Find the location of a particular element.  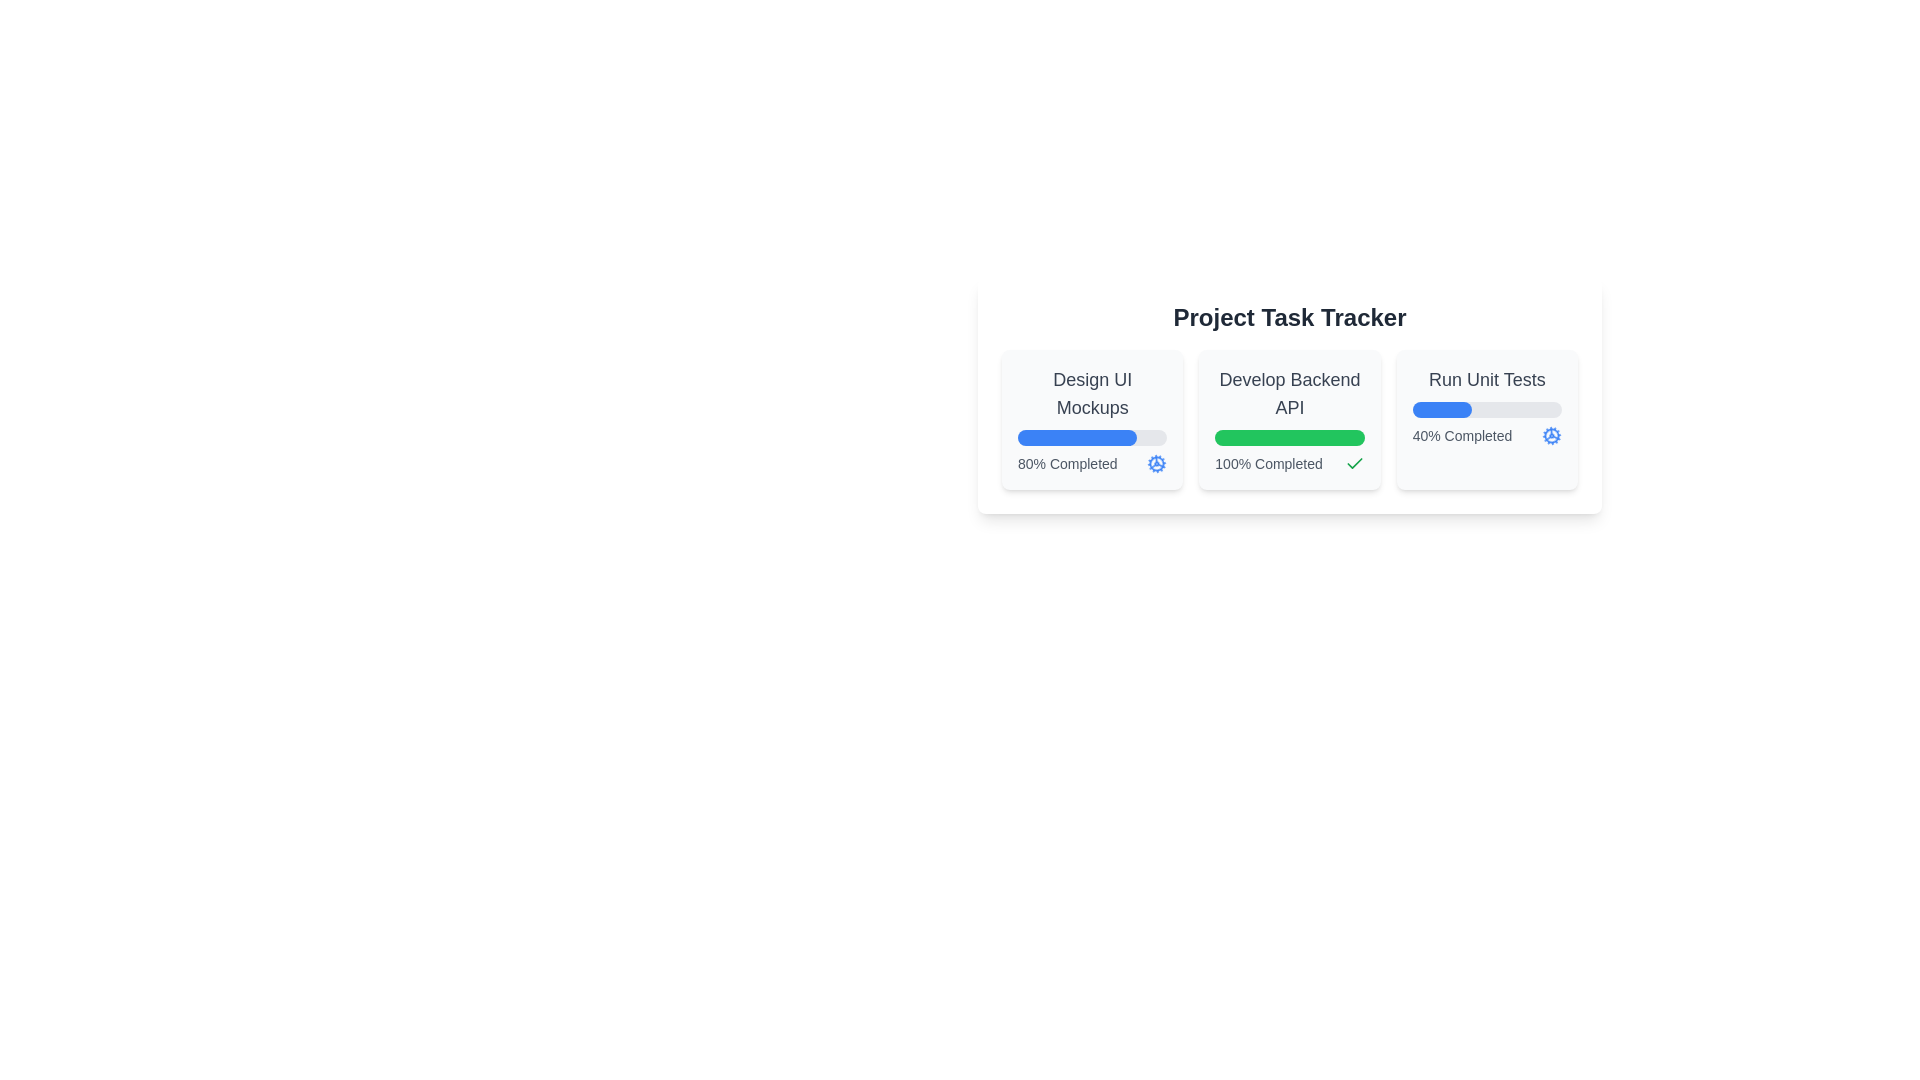

the loading spinner icon indicating the ongoing process of the 'Design UI Mockups' task, located in the '80% Completed' section adjacent to the '80% Completed' text is located at coordinates (1157, 463).